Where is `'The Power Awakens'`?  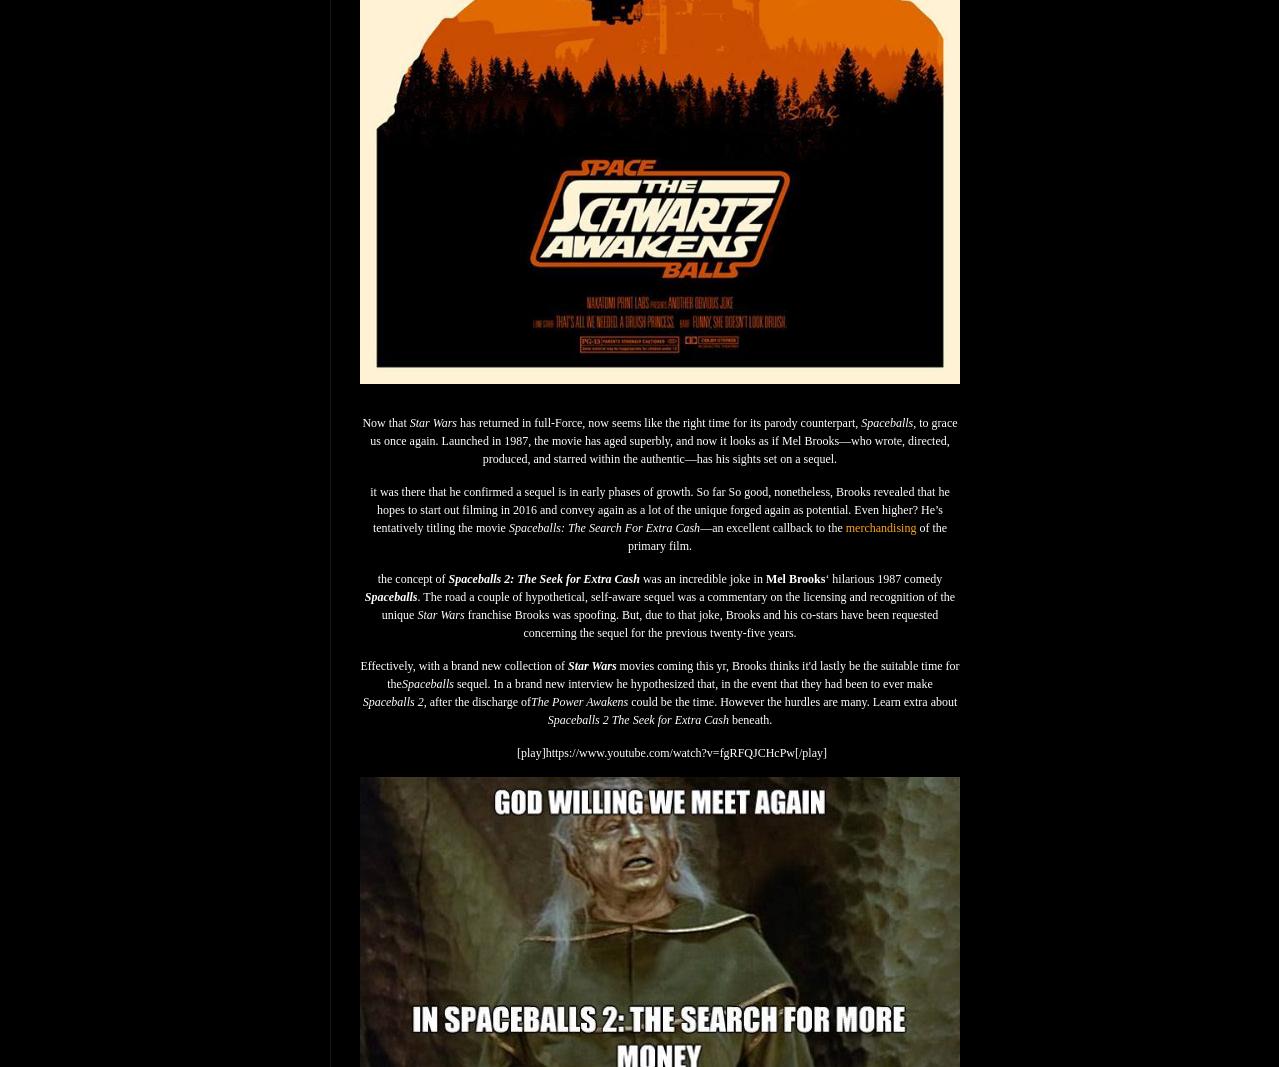
'The Power Awakens' is located at coordinates (579, 701).